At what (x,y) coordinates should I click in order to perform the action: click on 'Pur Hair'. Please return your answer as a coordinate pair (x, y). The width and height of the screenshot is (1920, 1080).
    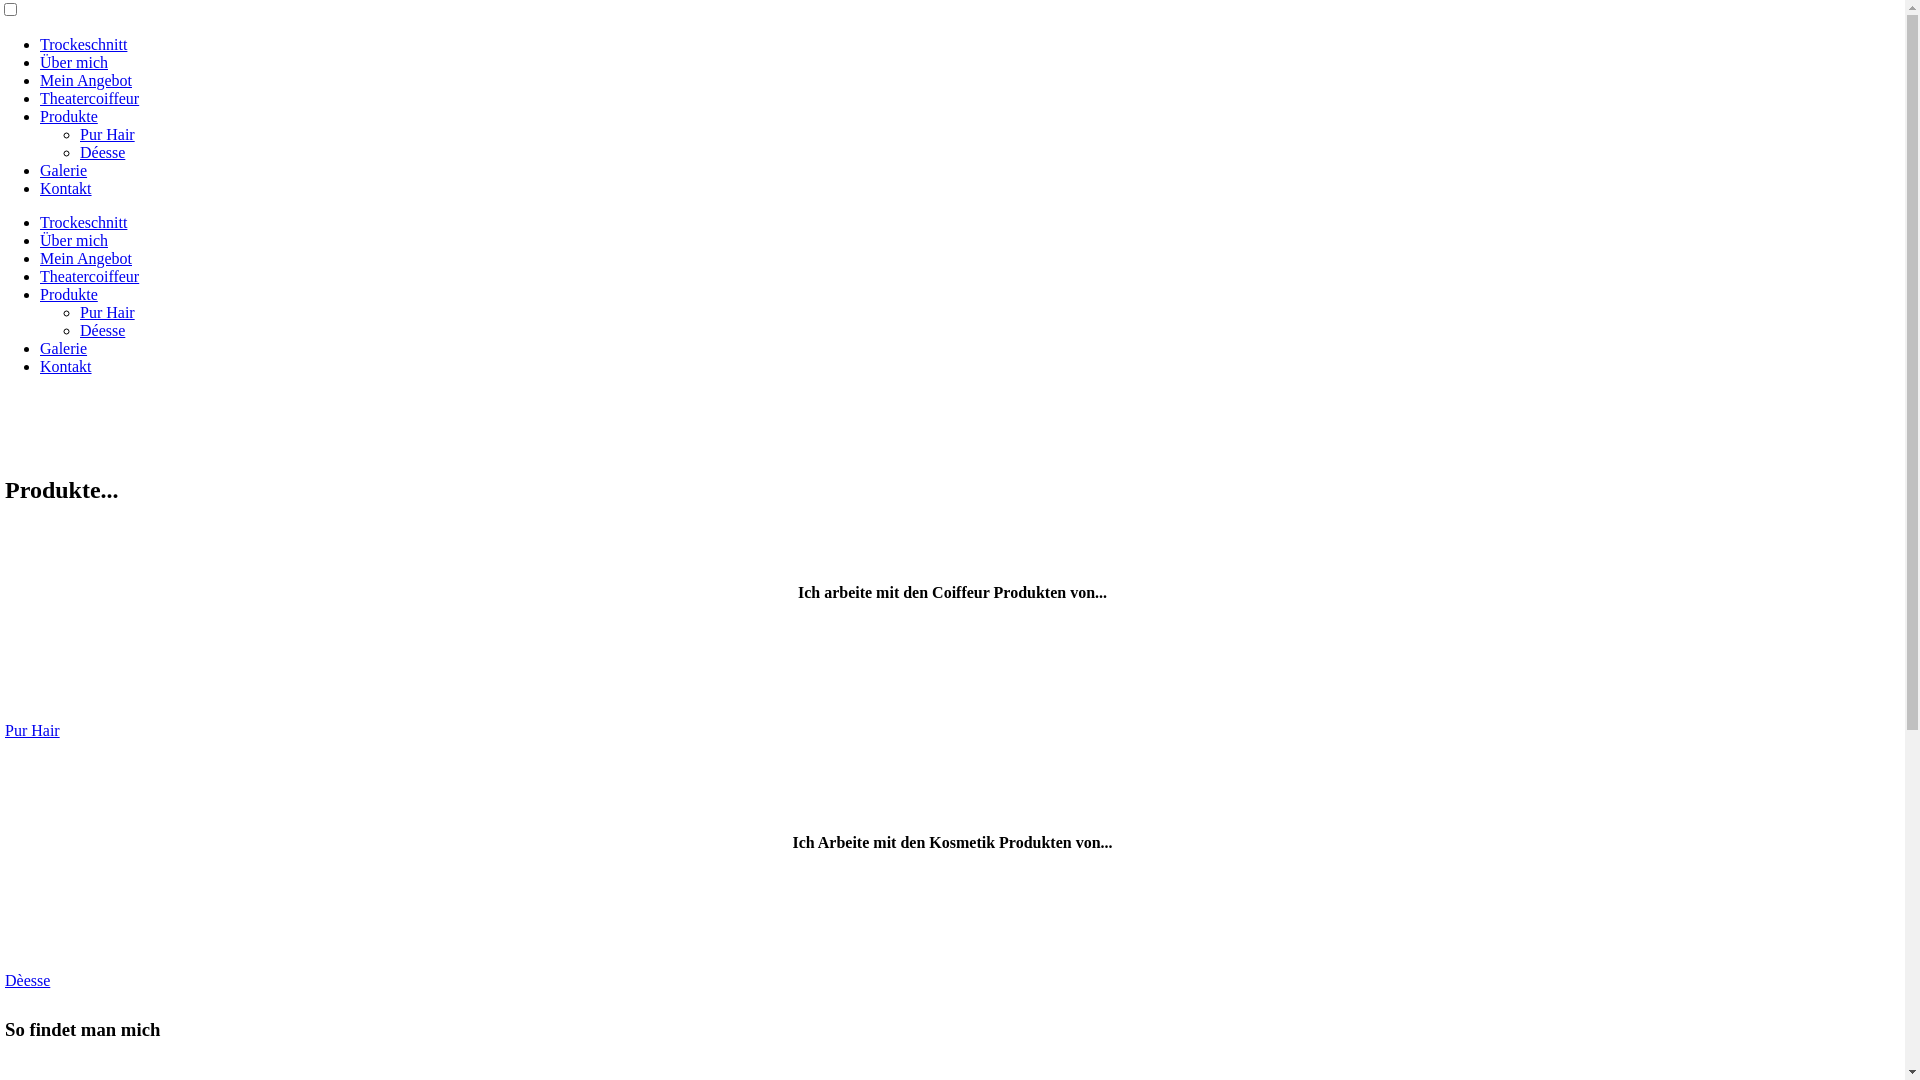
    Looking at the image, I should click on (106, 312).